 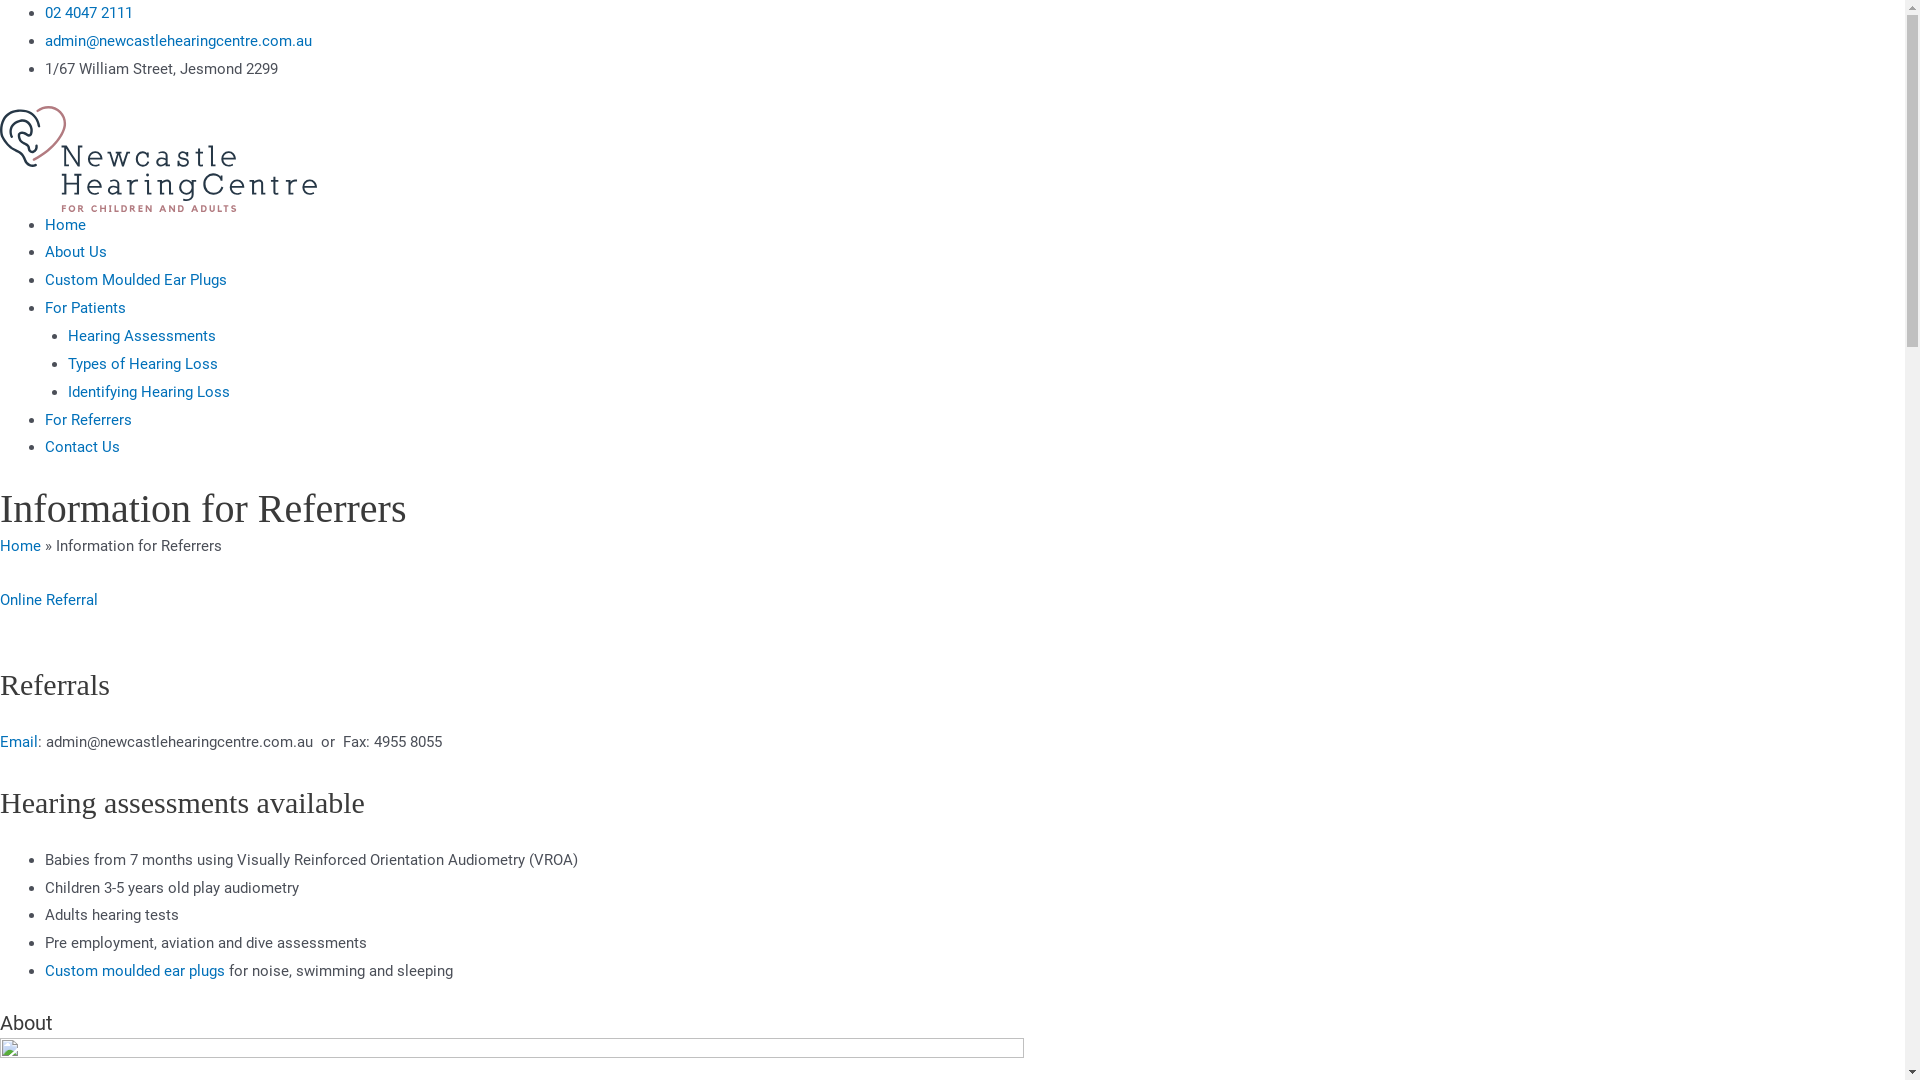 I want to click on 'Home', so click(x=20, y=546).